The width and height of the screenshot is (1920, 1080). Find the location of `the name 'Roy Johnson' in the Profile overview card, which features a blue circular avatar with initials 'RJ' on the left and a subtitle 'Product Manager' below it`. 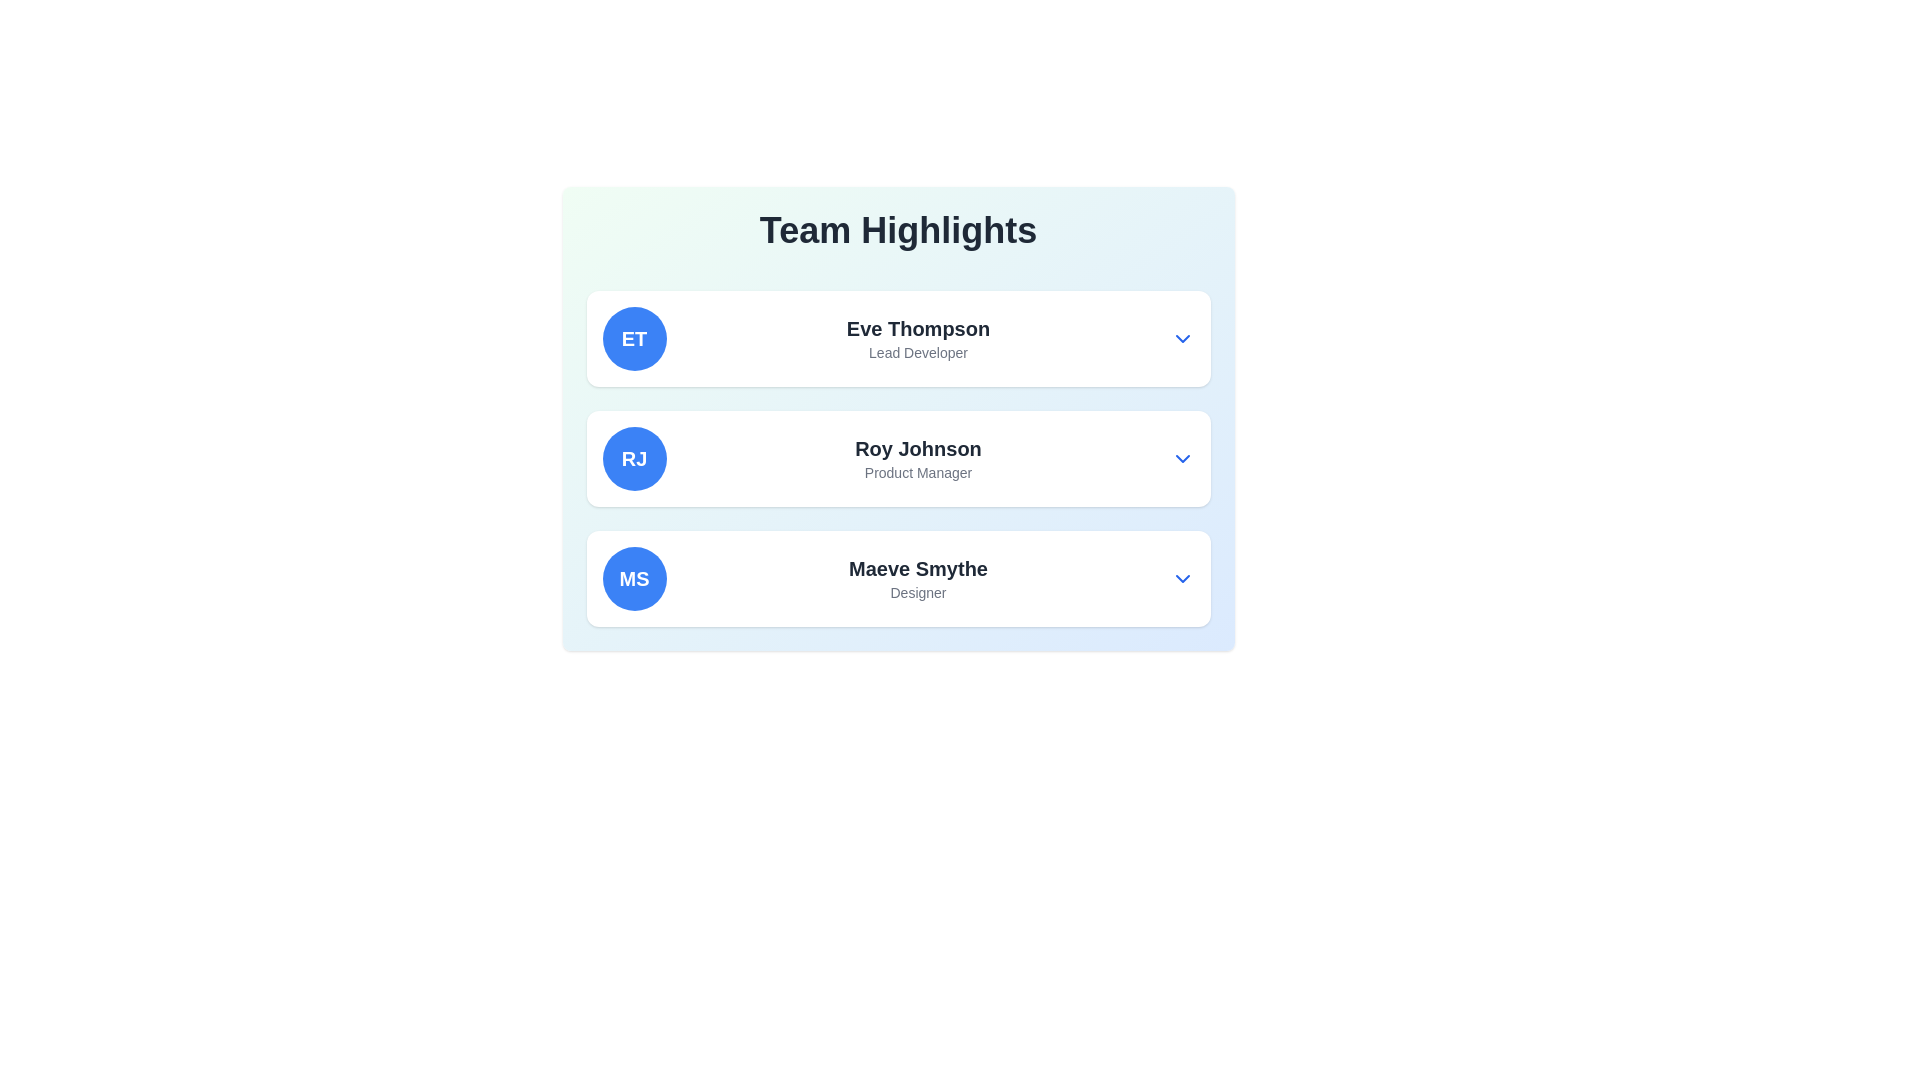

the name 'Roy Johnson' in the Profile overview card, which features a blue circular avatar with initials 'RJ' on the left and a subtitle 'Product Manager' below it is located at coordinates (897, 459).